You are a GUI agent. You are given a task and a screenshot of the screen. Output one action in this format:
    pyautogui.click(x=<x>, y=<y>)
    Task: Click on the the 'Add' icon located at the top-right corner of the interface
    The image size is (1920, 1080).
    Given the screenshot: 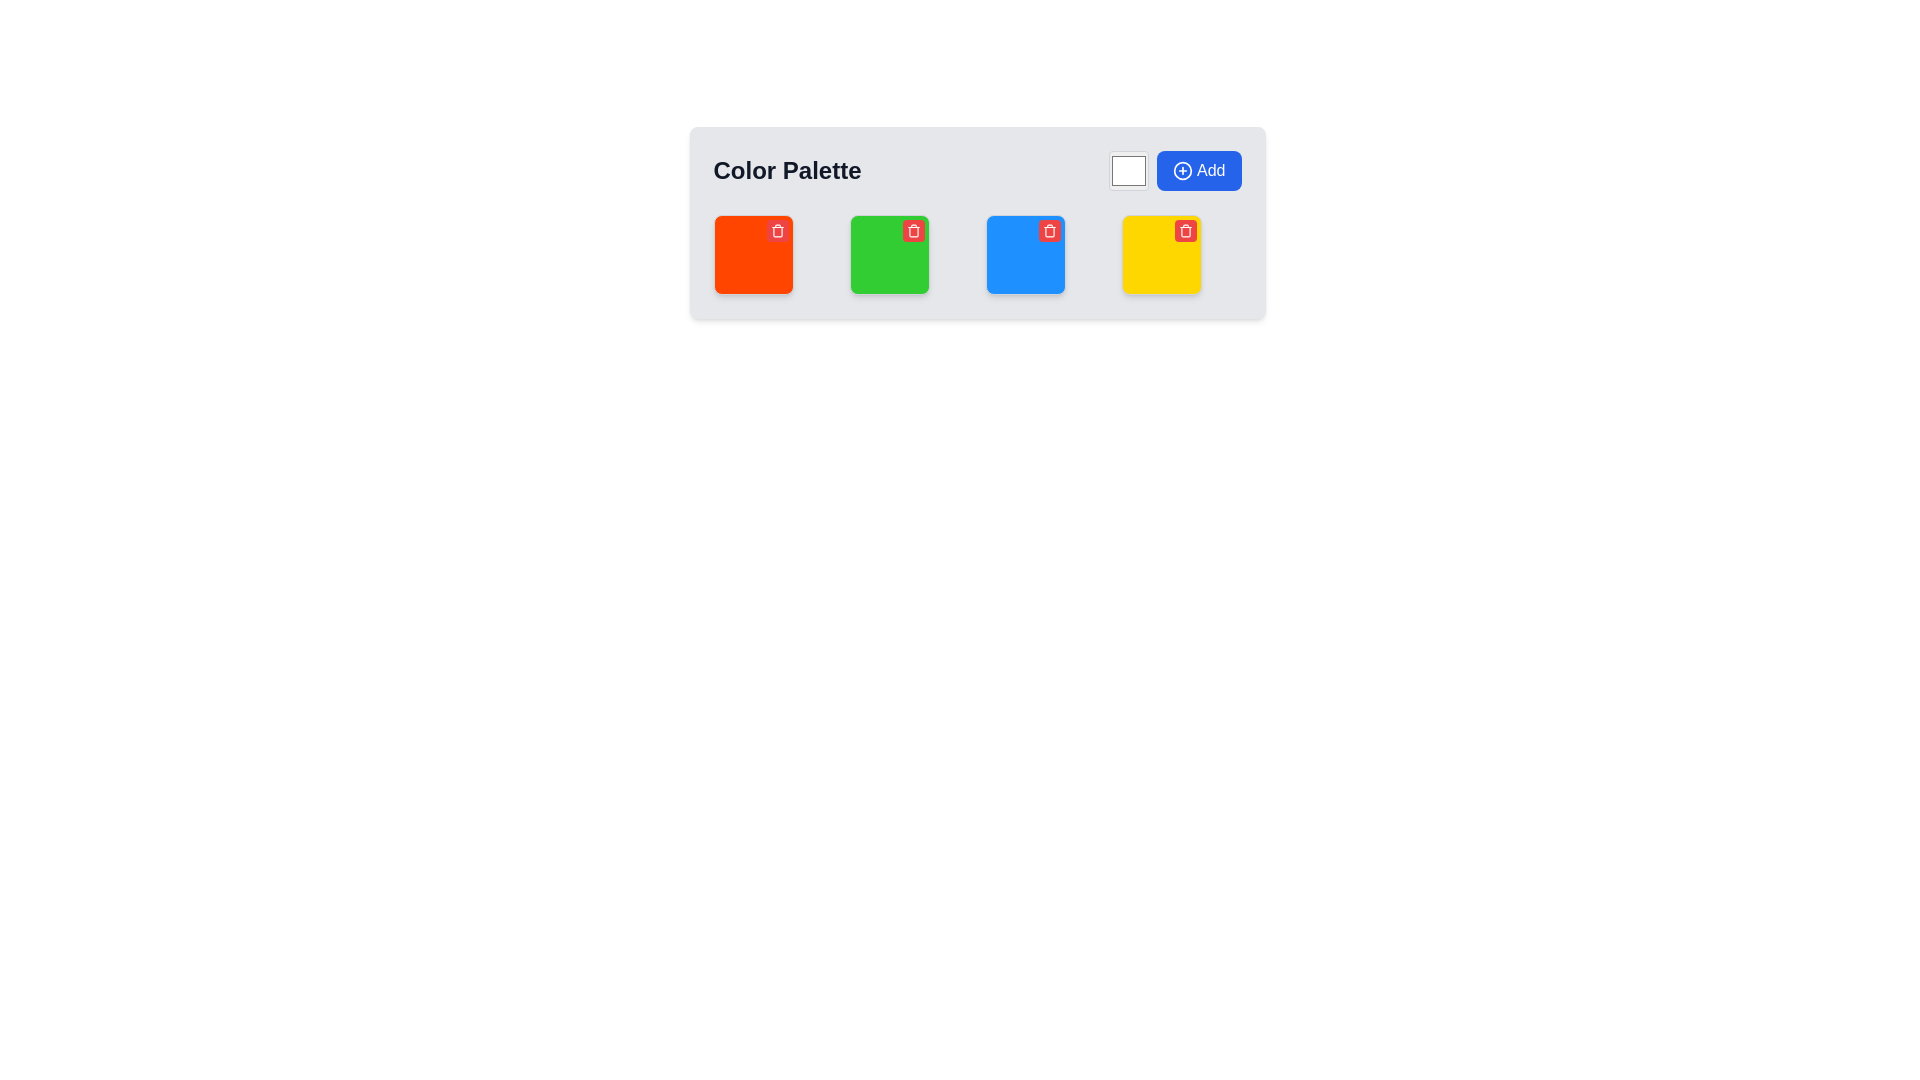 What is the action you would take?
    pyautogui.click(x=1183, y=169)
    